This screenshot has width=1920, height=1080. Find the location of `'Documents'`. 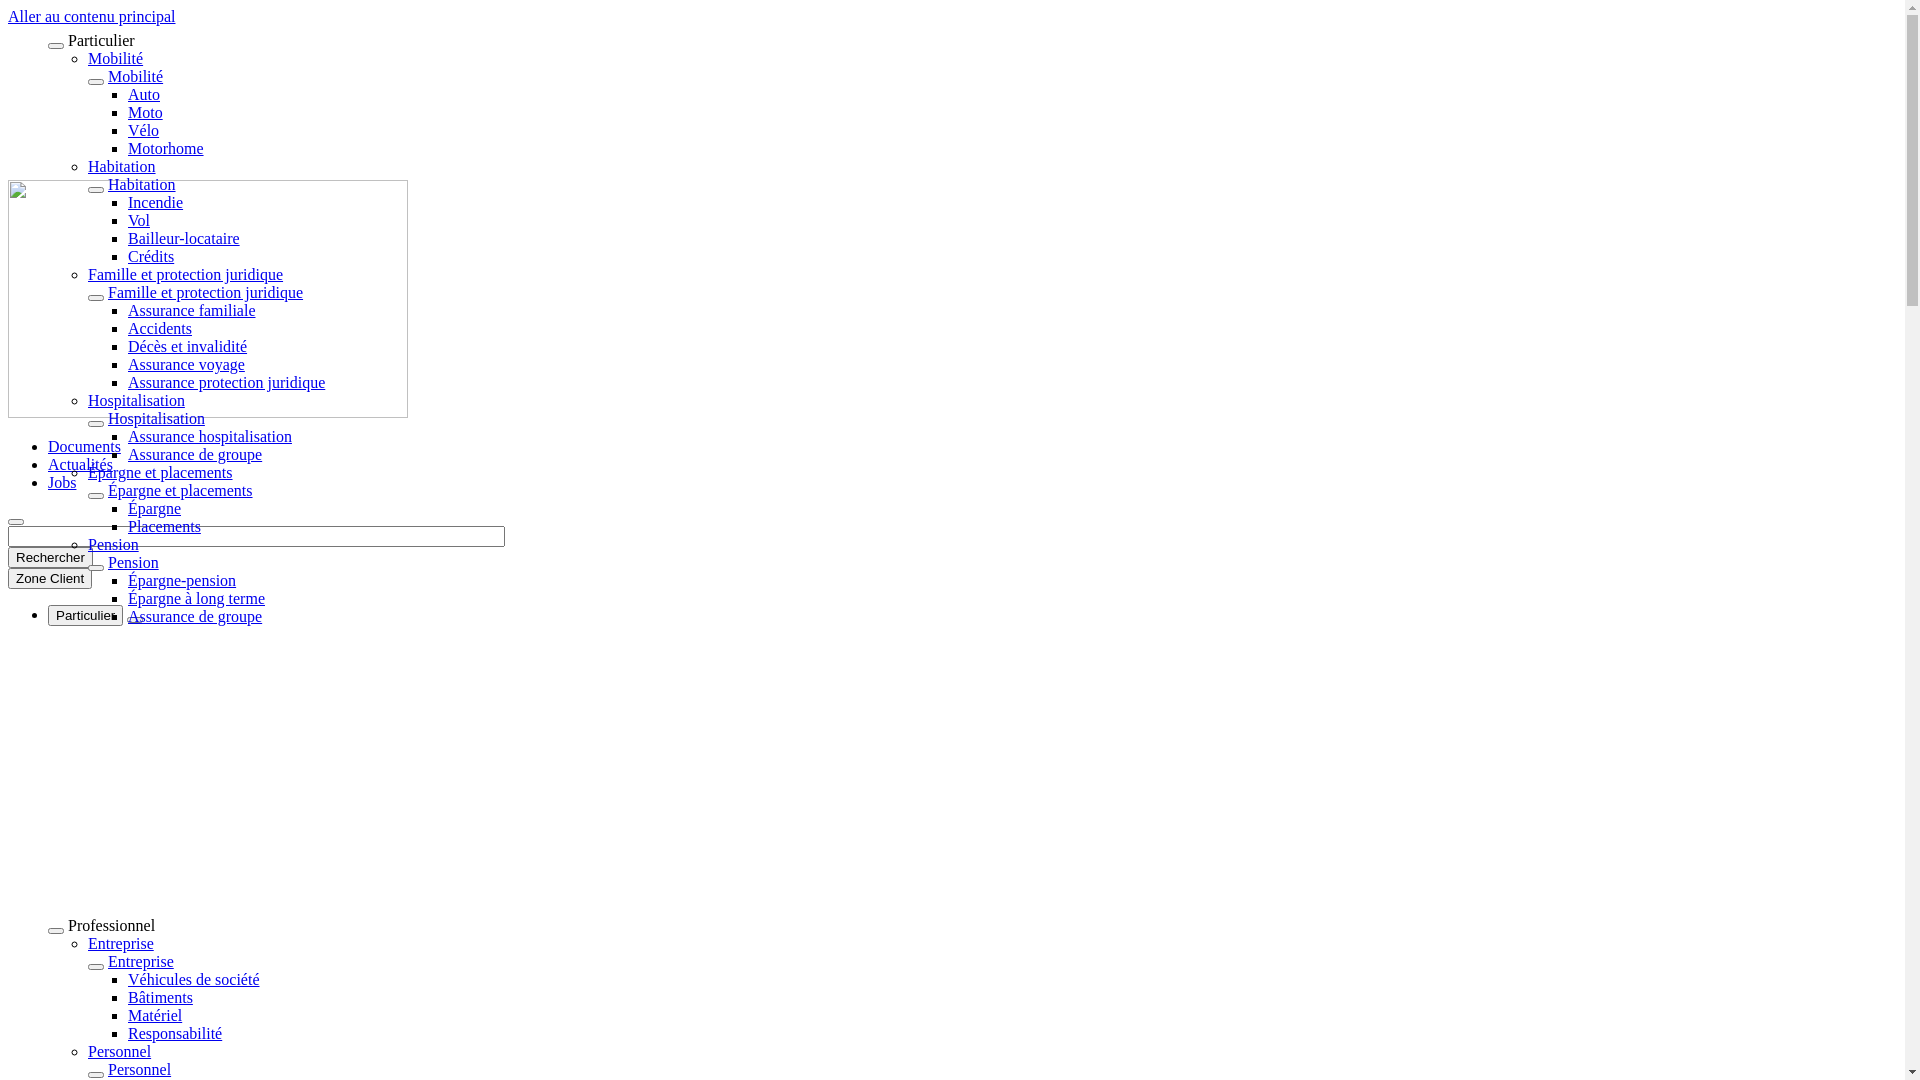

'Documents' is located at coordinates (83, 445).